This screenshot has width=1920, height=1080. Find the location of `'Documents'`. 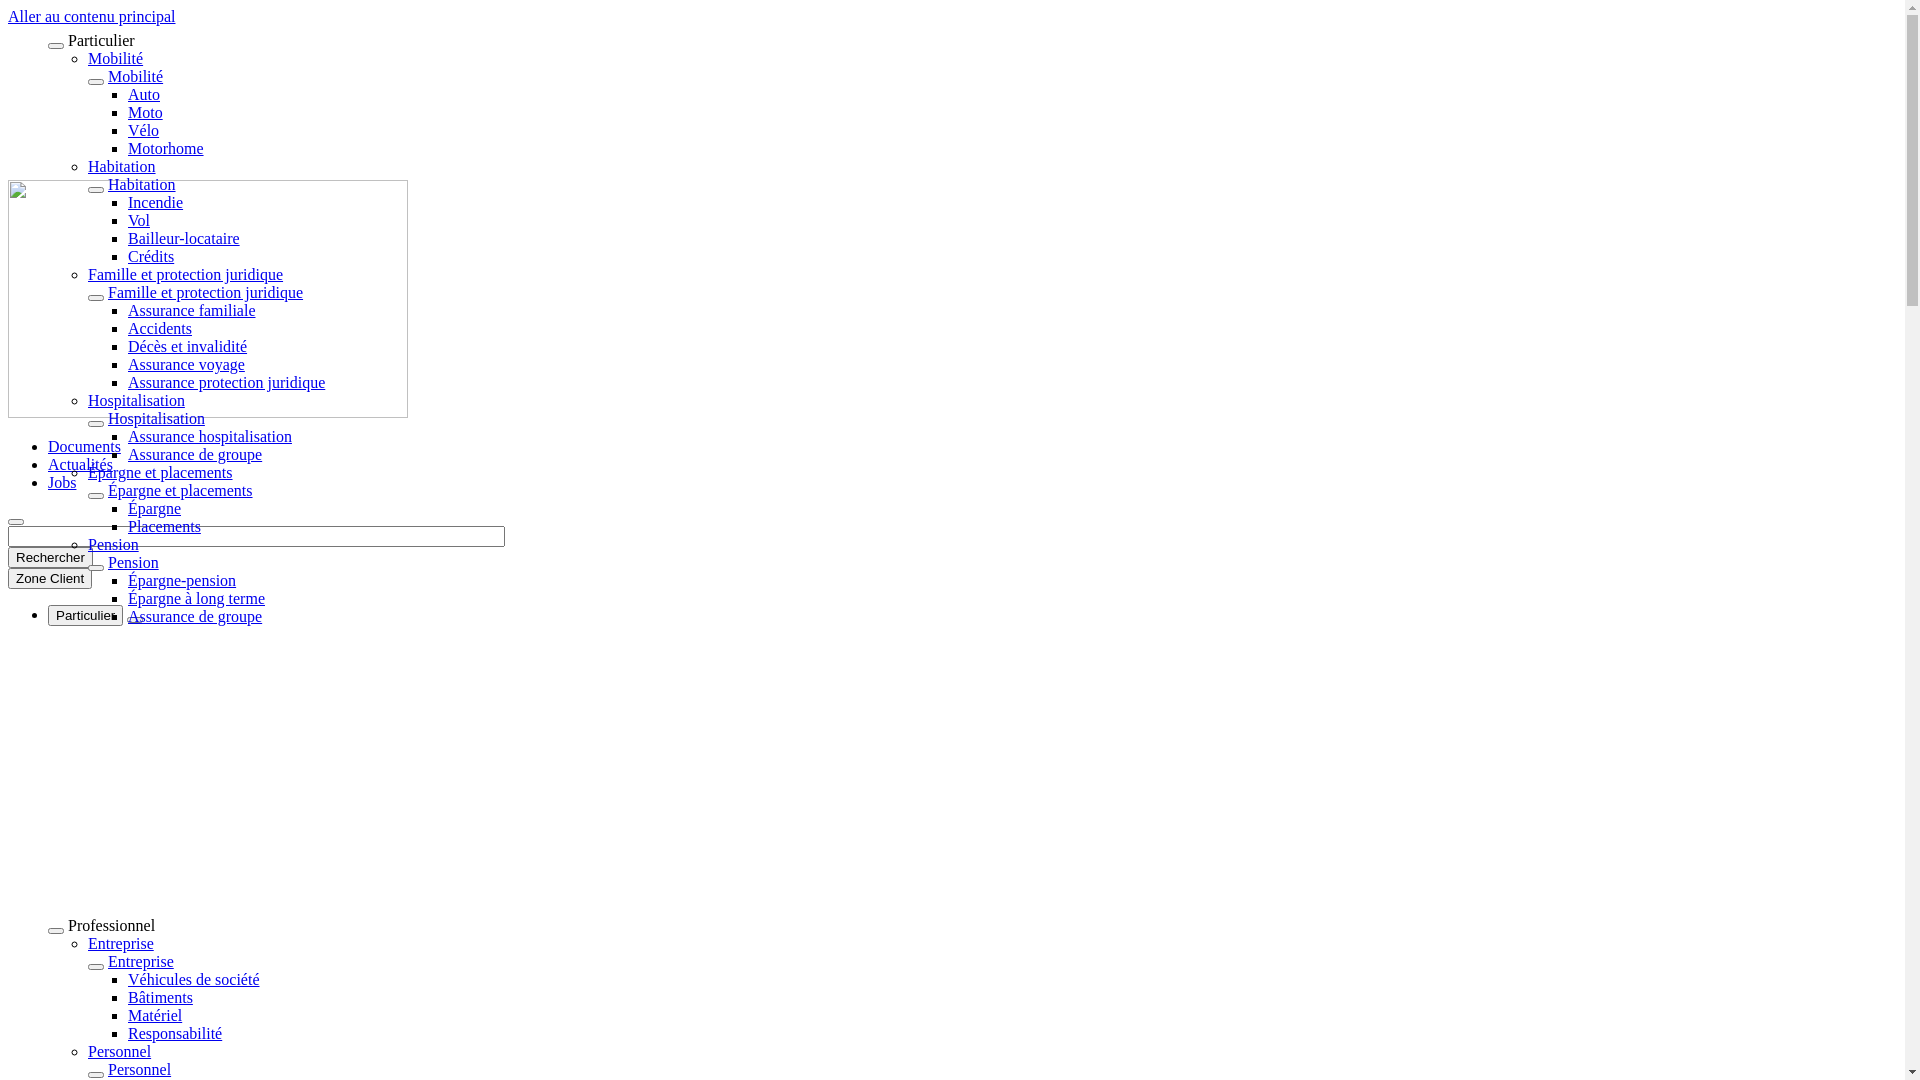

'Documents' is located at coordinates (83, 445).